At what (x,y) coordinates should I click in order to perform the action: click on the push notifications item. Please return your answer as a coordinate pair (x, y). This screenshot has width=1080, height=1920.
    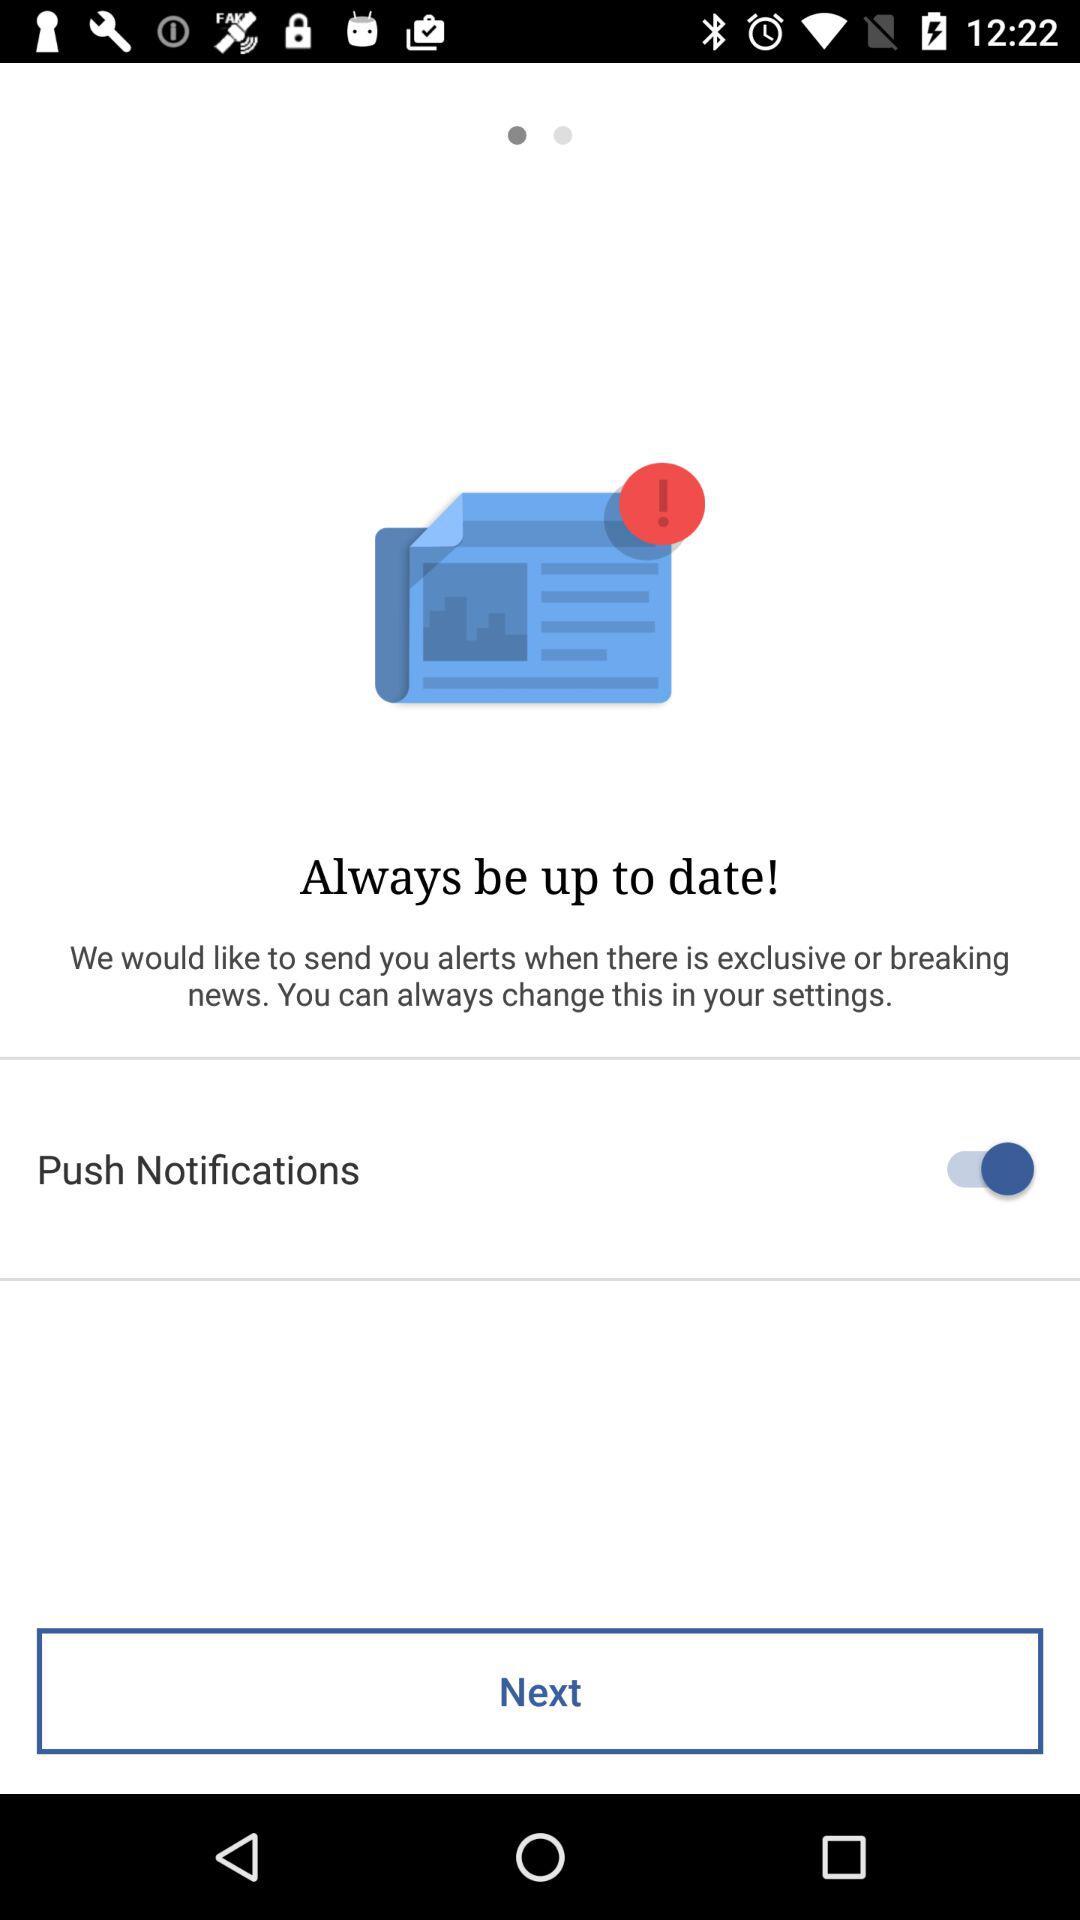
    Looking at the image, I should click on (540, 1168).